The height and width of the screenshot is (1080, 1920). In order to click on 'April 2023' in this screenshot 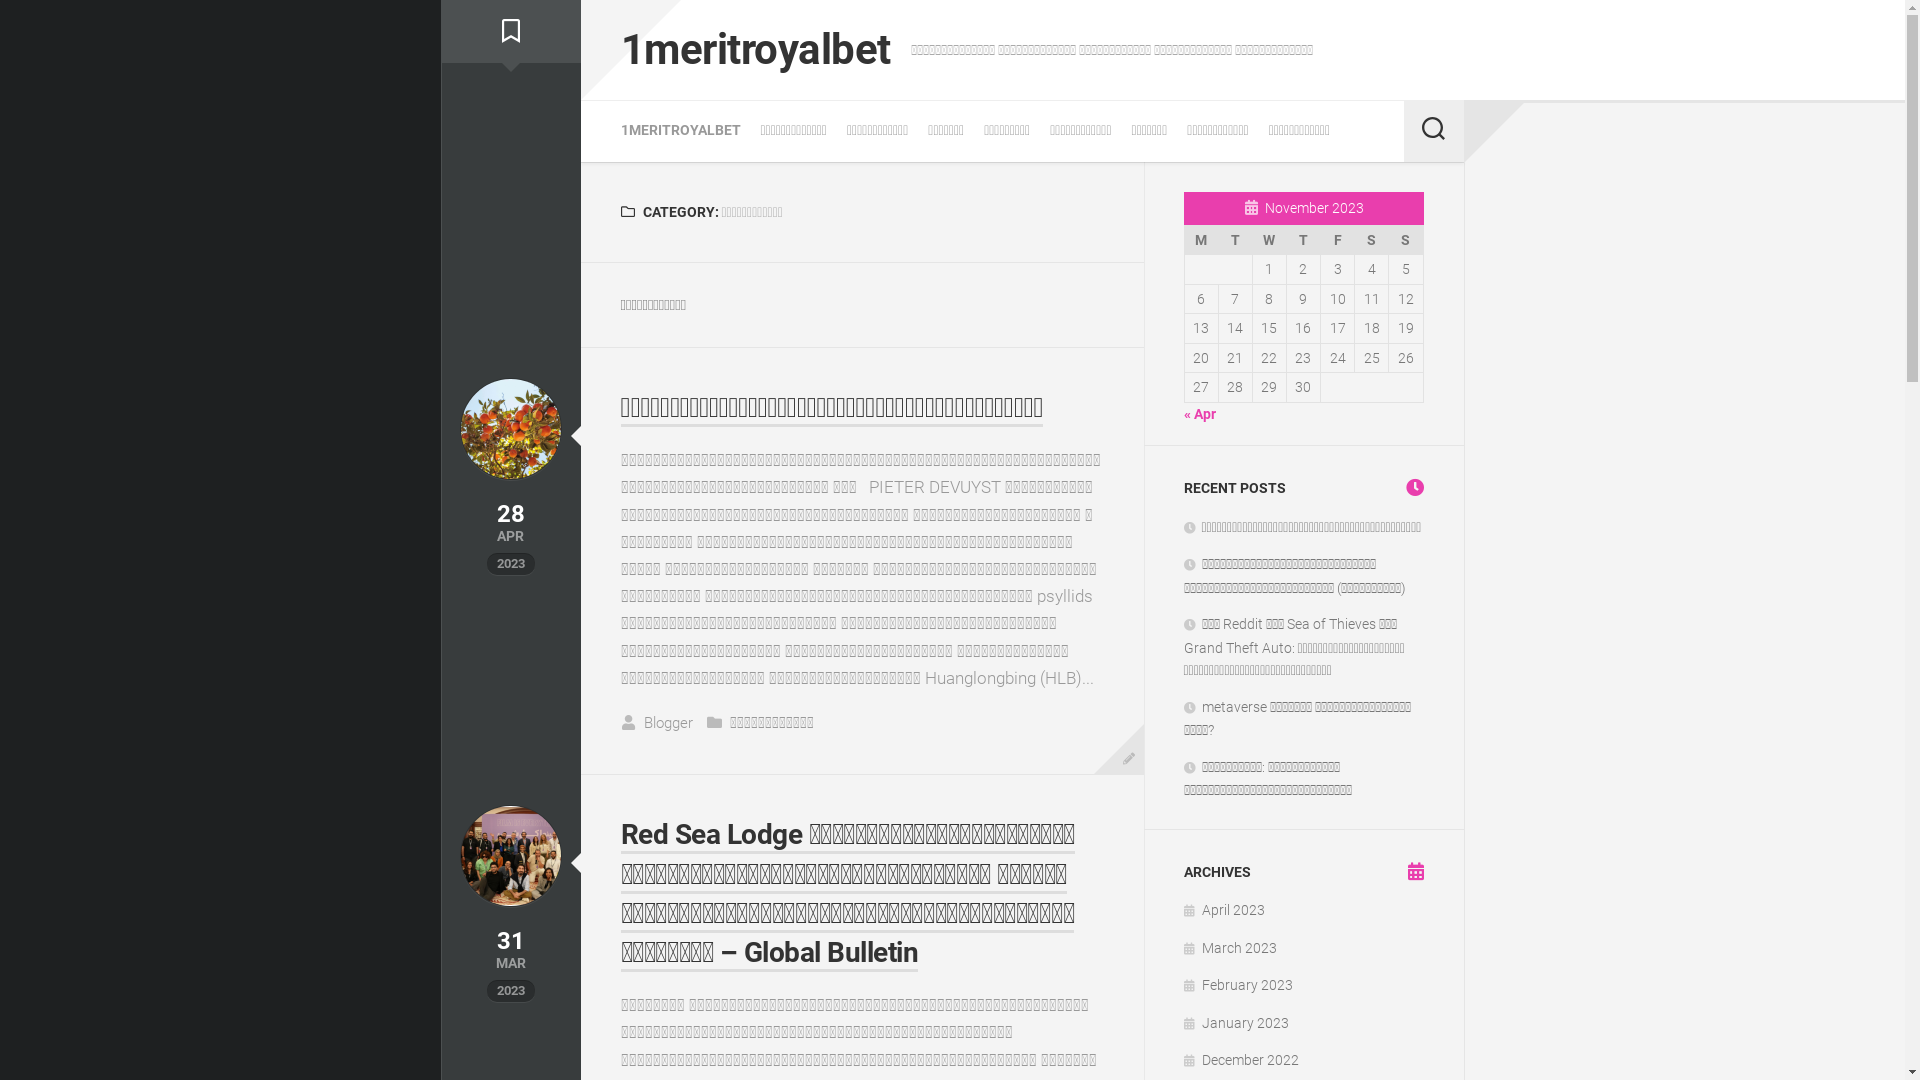, I will do `click(1184, 910)`.